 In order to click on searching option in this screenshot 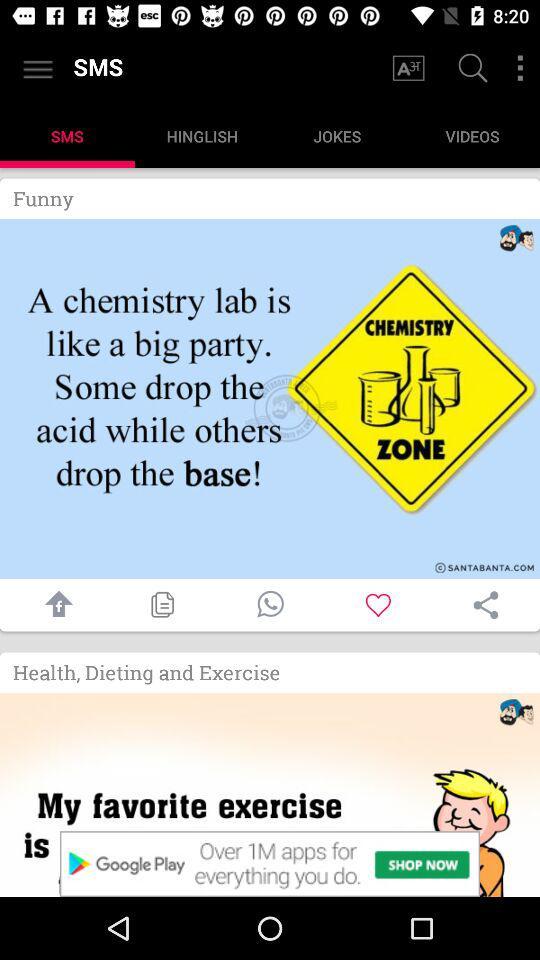, I will do `click(470, 70)`.